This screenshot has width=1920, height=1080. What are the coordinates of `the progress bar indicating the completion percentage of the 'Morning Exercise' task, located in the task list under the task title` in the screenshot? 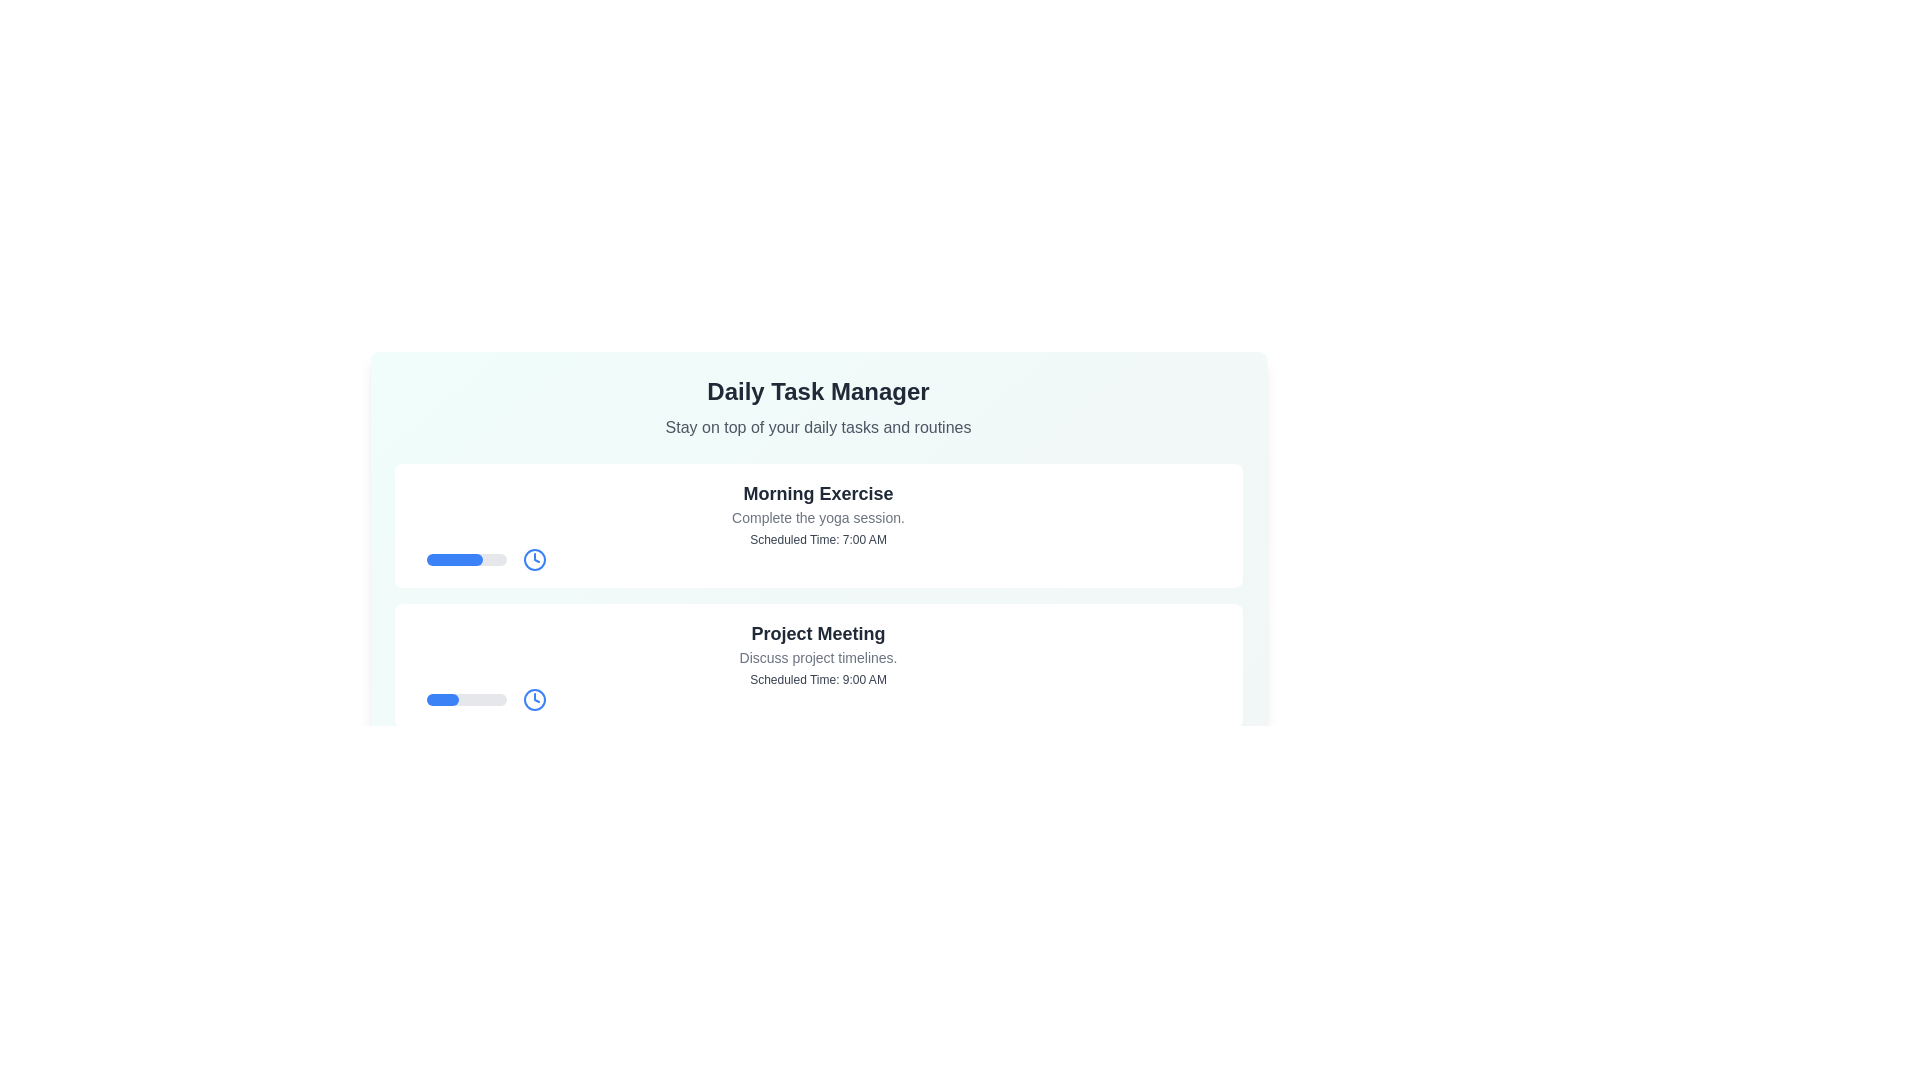 It's located at (453, 559).